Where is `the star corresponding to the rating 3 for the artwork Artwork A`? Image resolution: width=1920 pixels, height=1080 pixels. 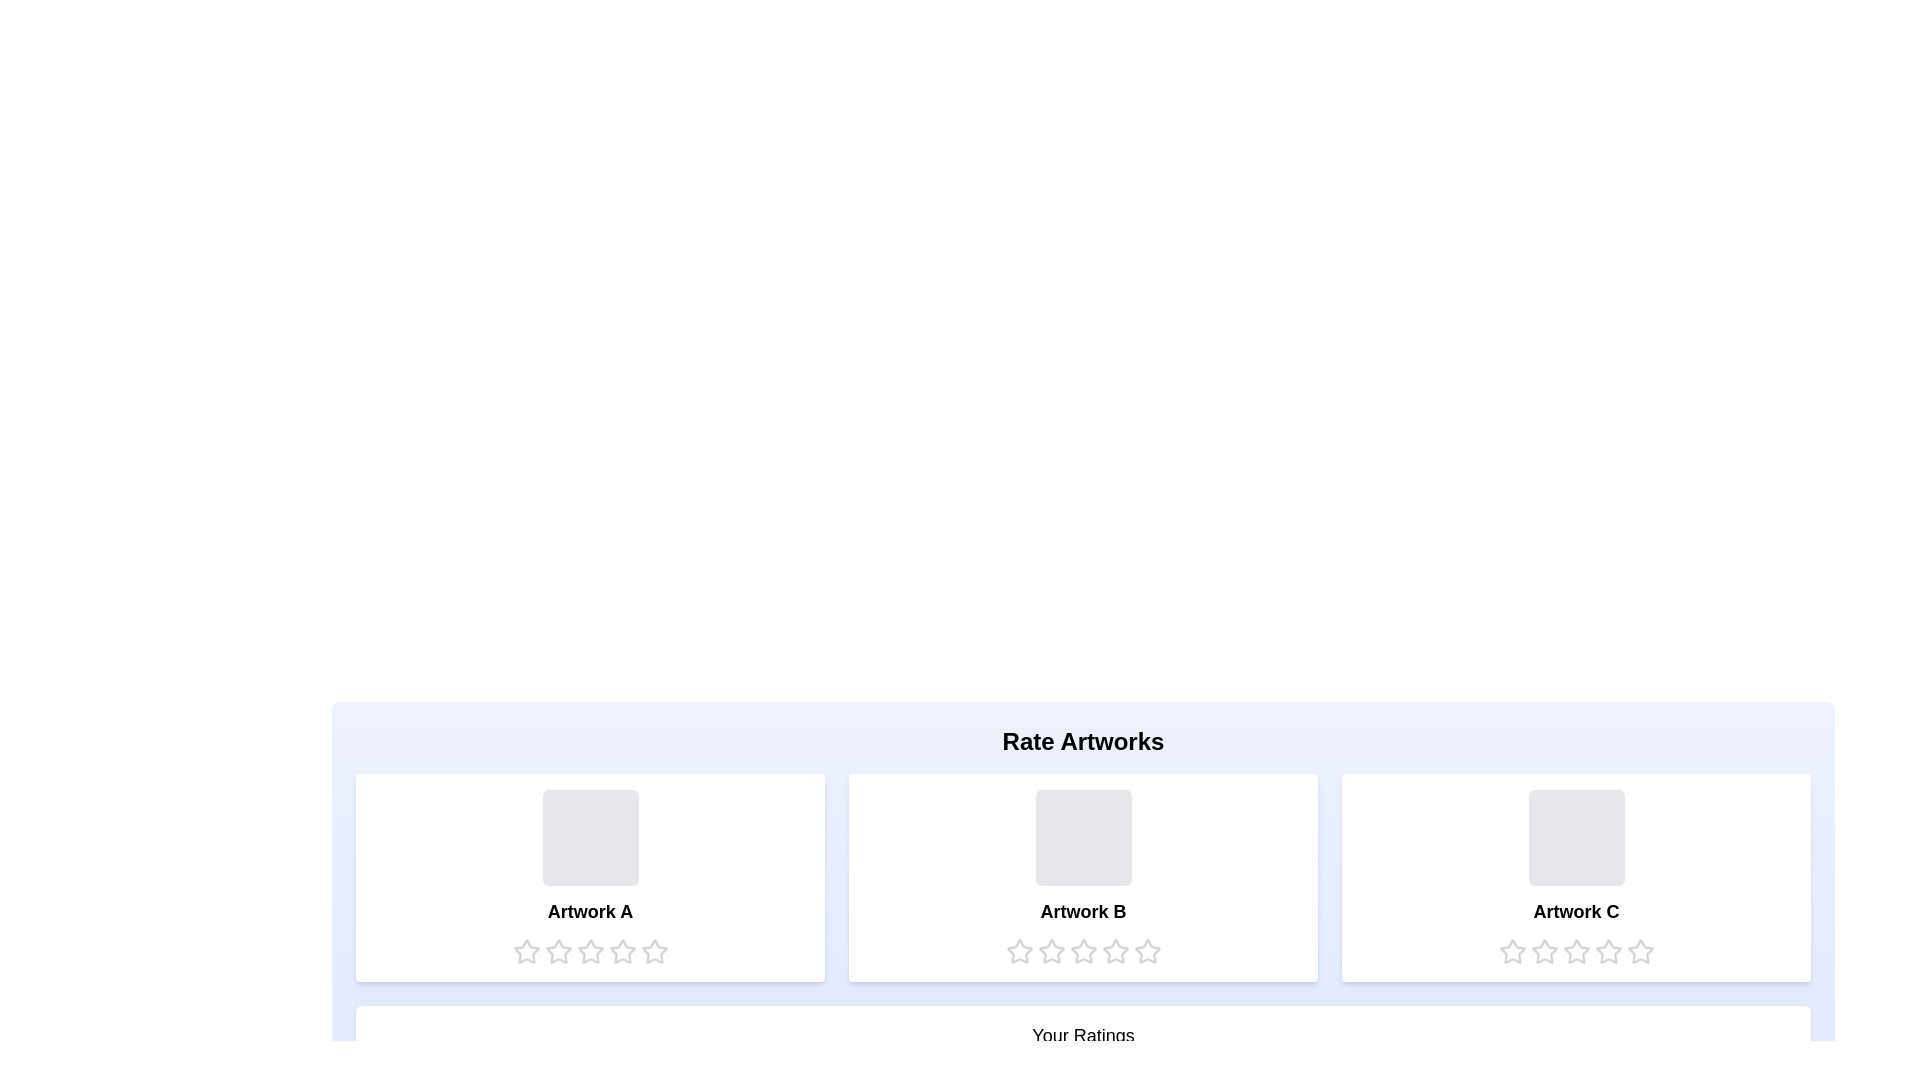 the star corresponding to the rating 3 for the artwork Artwork A is located at coordinates (589, 951).